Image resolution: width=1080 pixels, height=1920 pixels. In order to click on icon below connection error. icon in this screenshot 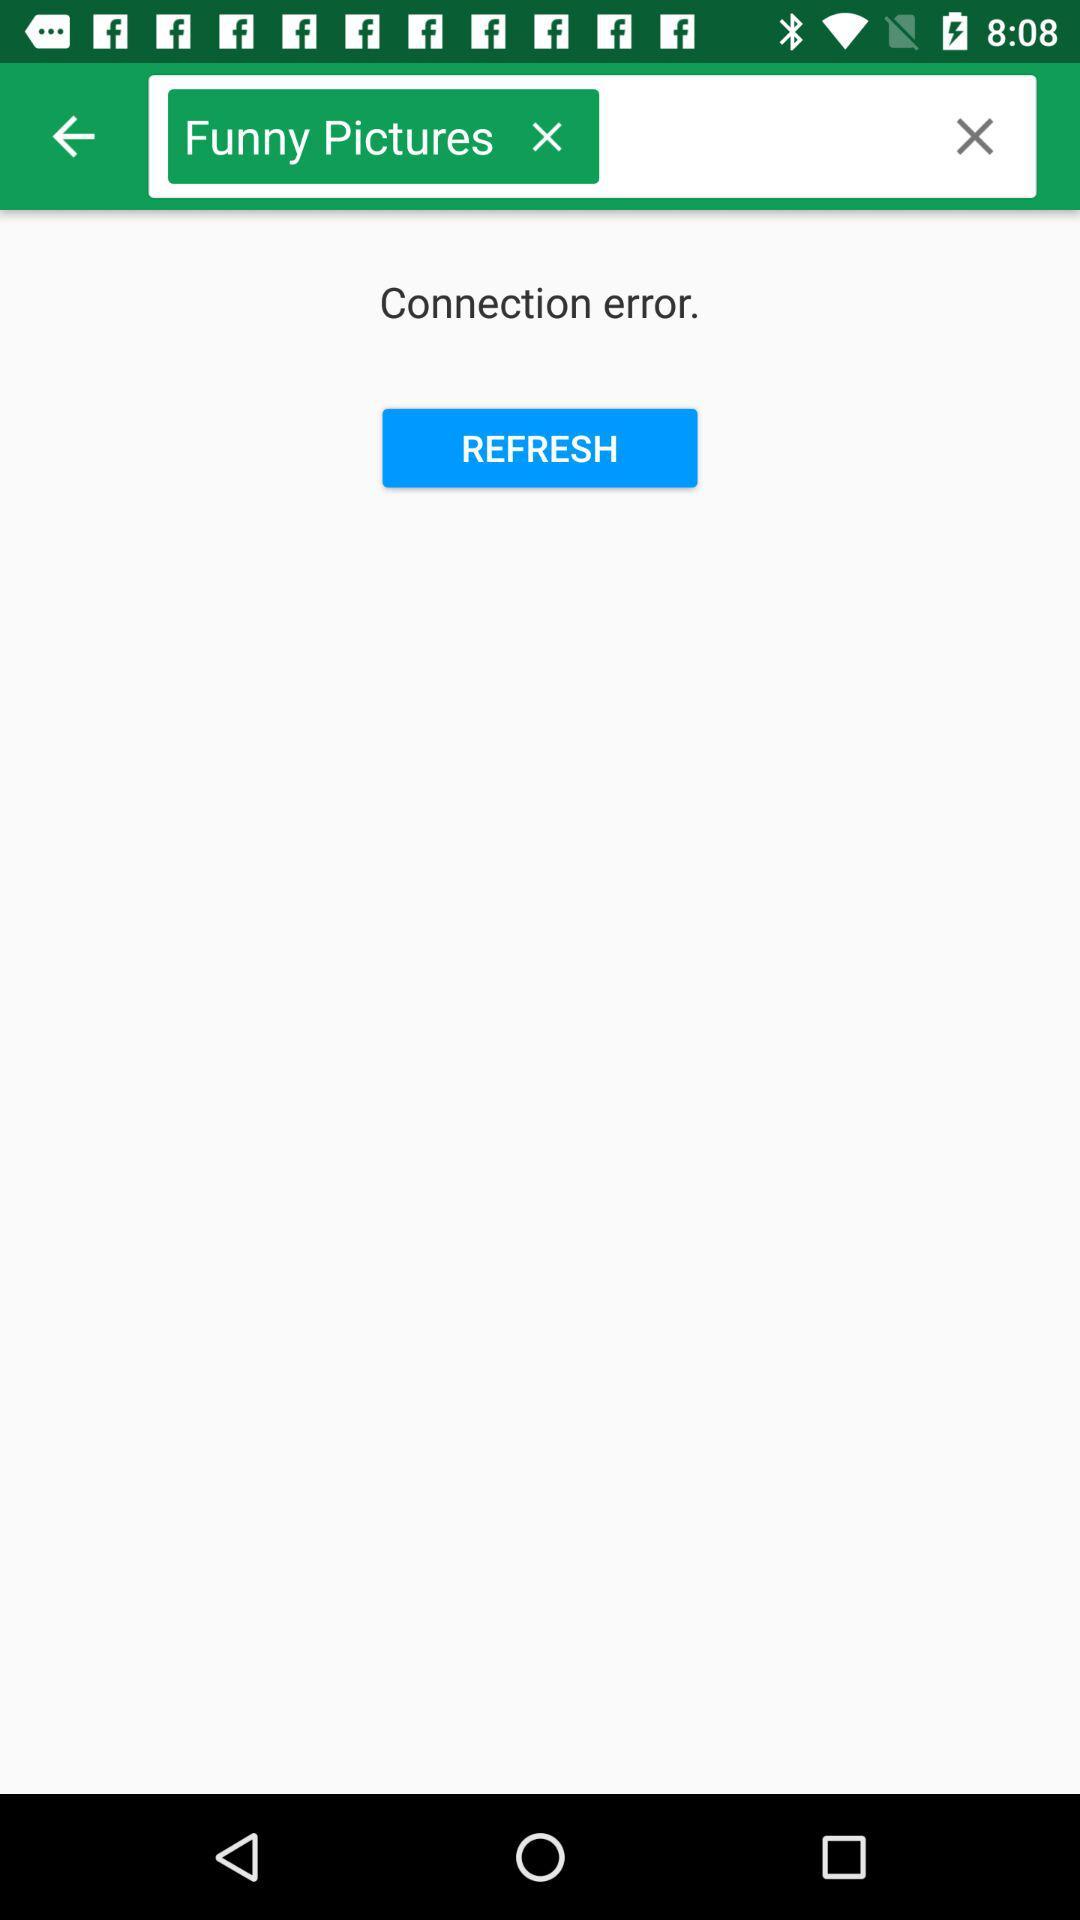, I will do `click(540, 447)`.